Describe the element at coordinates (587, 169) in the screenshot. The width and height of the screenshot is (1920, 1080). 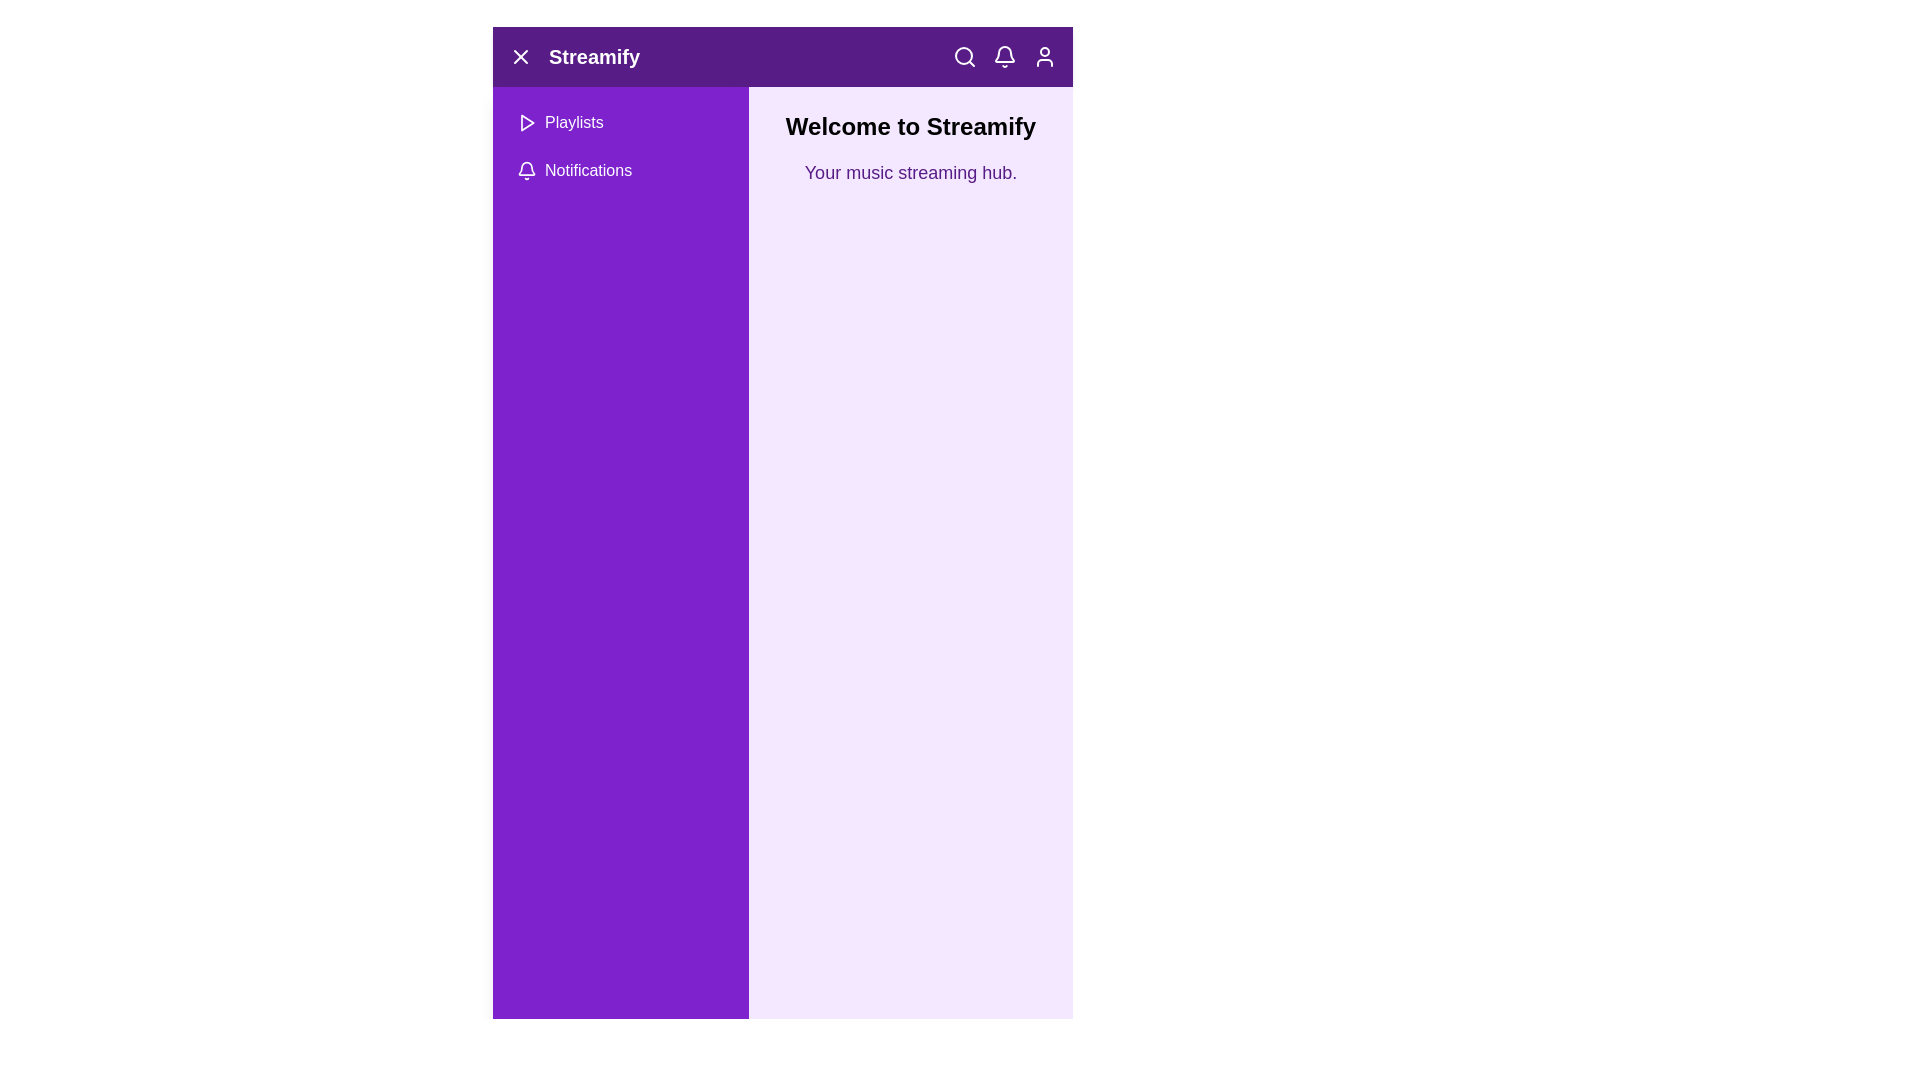
I see `the 'Notifications' text label located in the collapsible side menu, which is the second menu item following 'Playlists'` at that location.